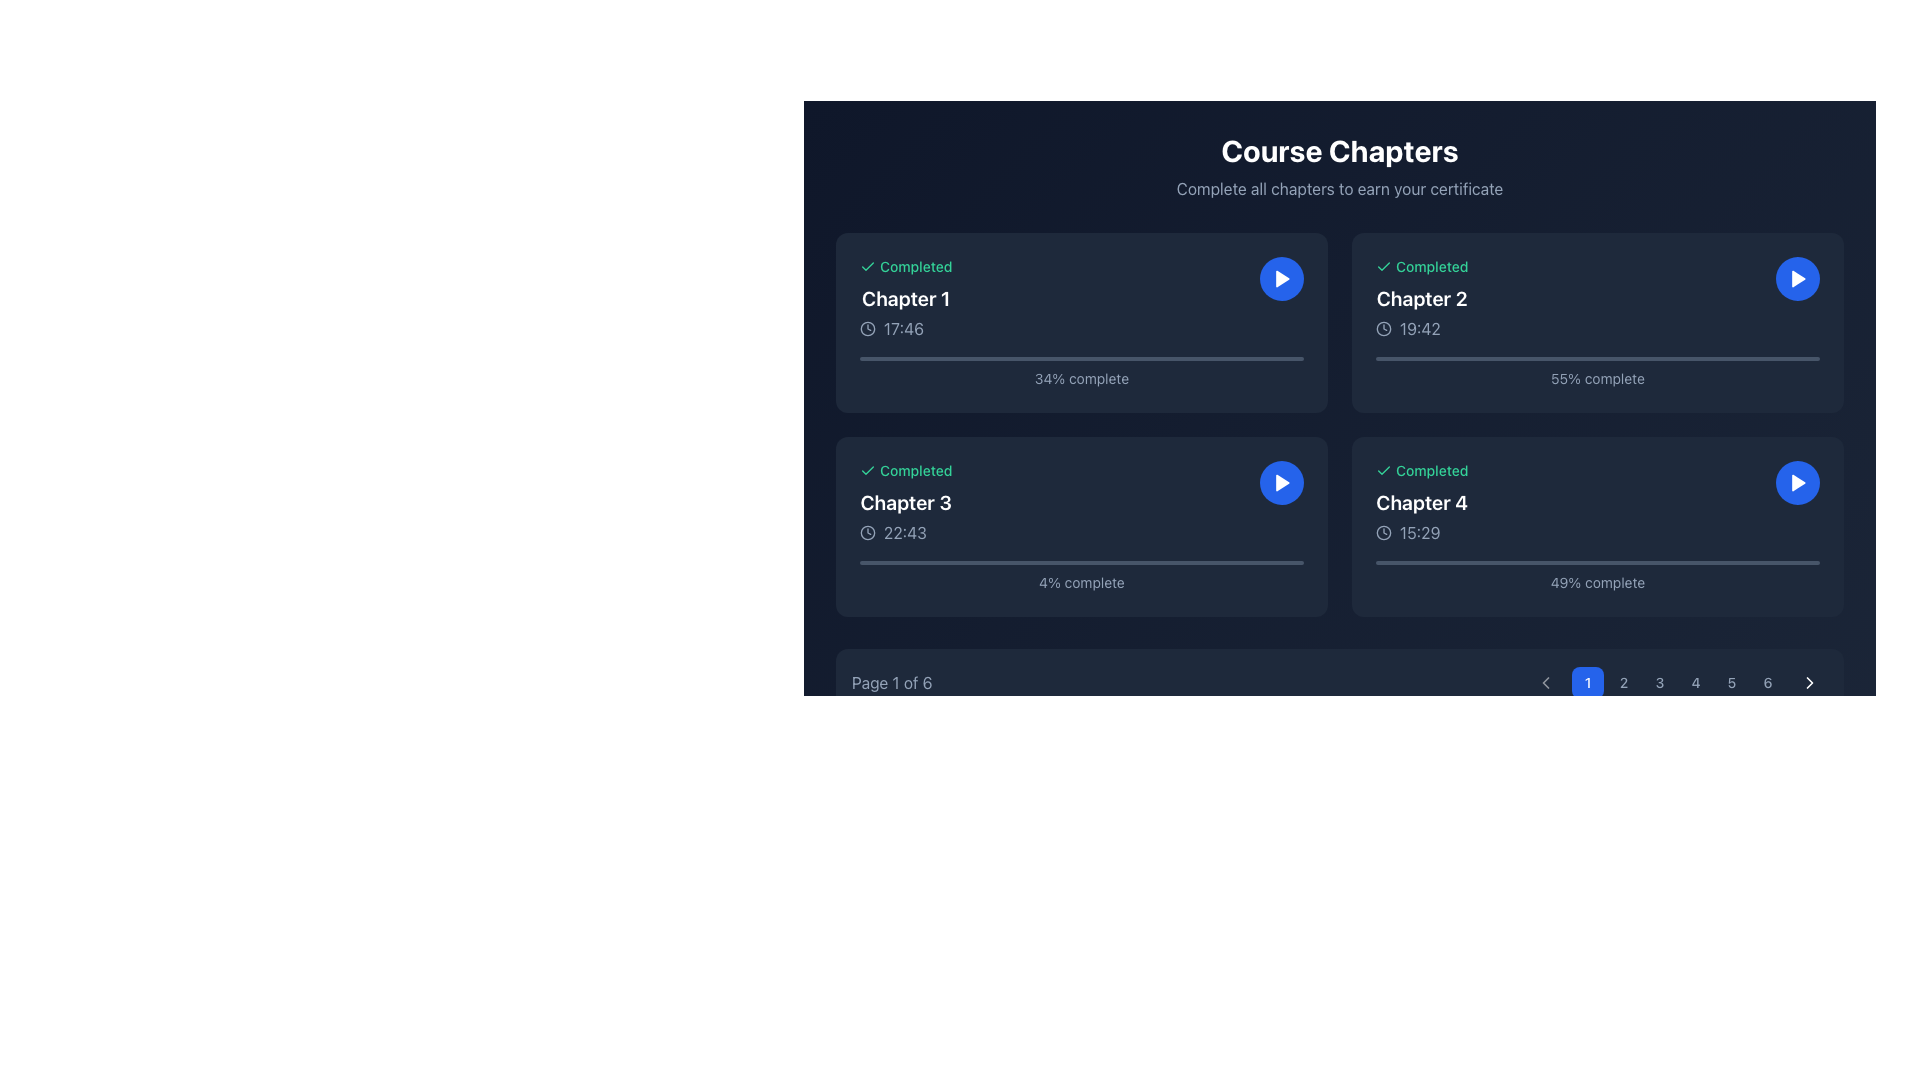  What do you see at coordinates (868, 327) in the screenshot?
I see `the circular graphic within the SVG icon that represents the outline of a clock face, which is located adjacent to the timestamp for 'Chapter 1', visually preceding the time display '17:46'` at bounding box center [868, 327].